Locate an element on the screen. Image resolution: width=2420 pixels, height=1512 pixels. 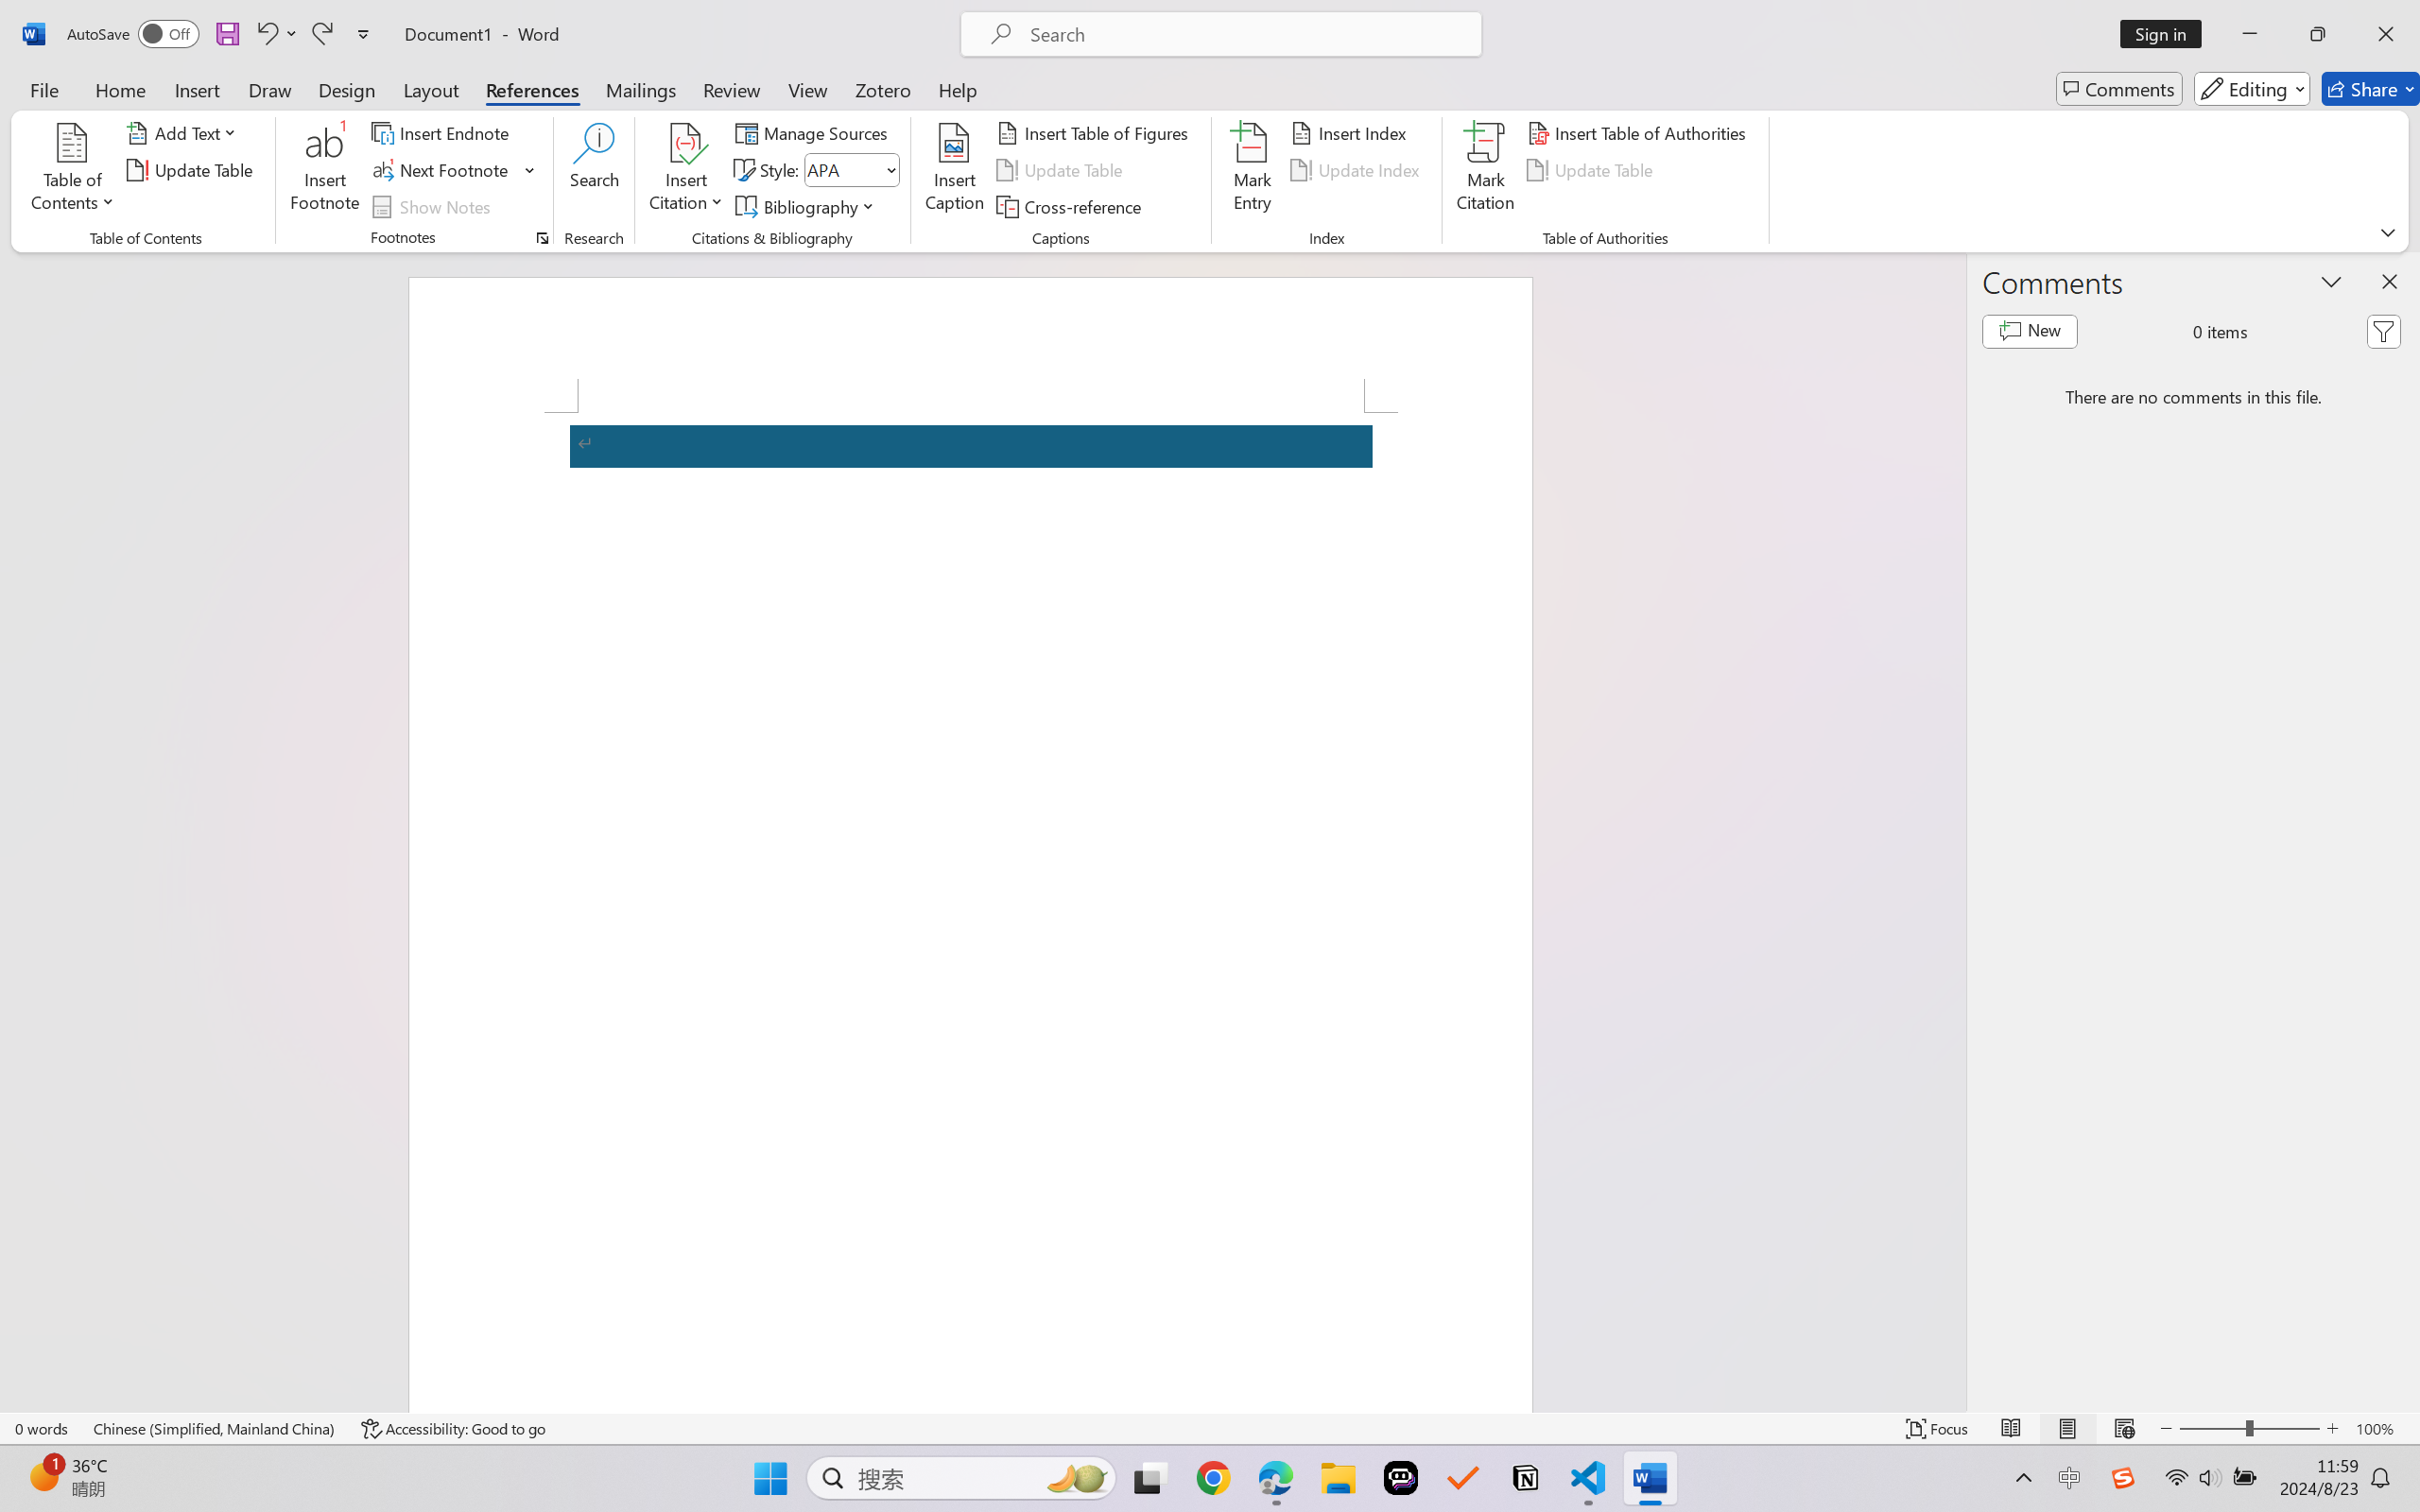
'Next Footnote' is located at coordinates (441, 170).